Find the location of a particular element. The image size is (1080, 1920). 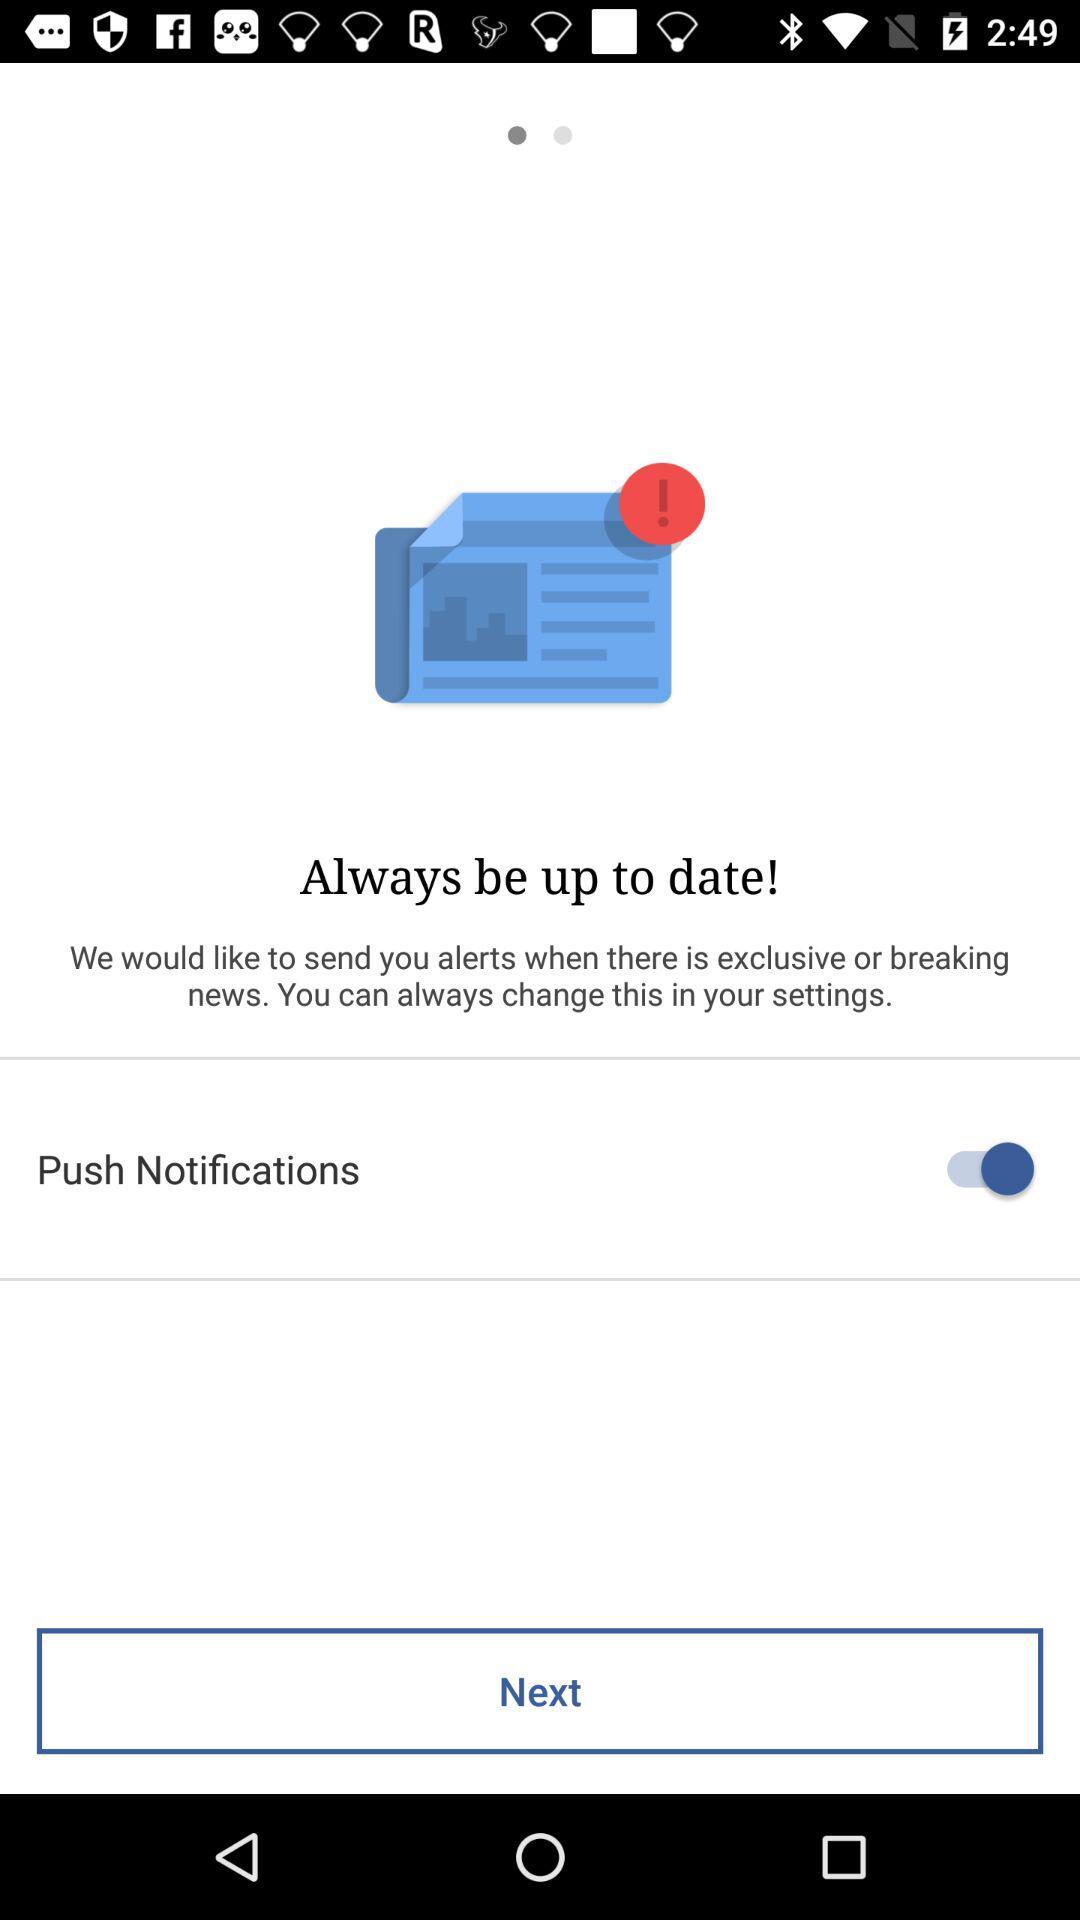

next is located at coordinates (540, 1690).